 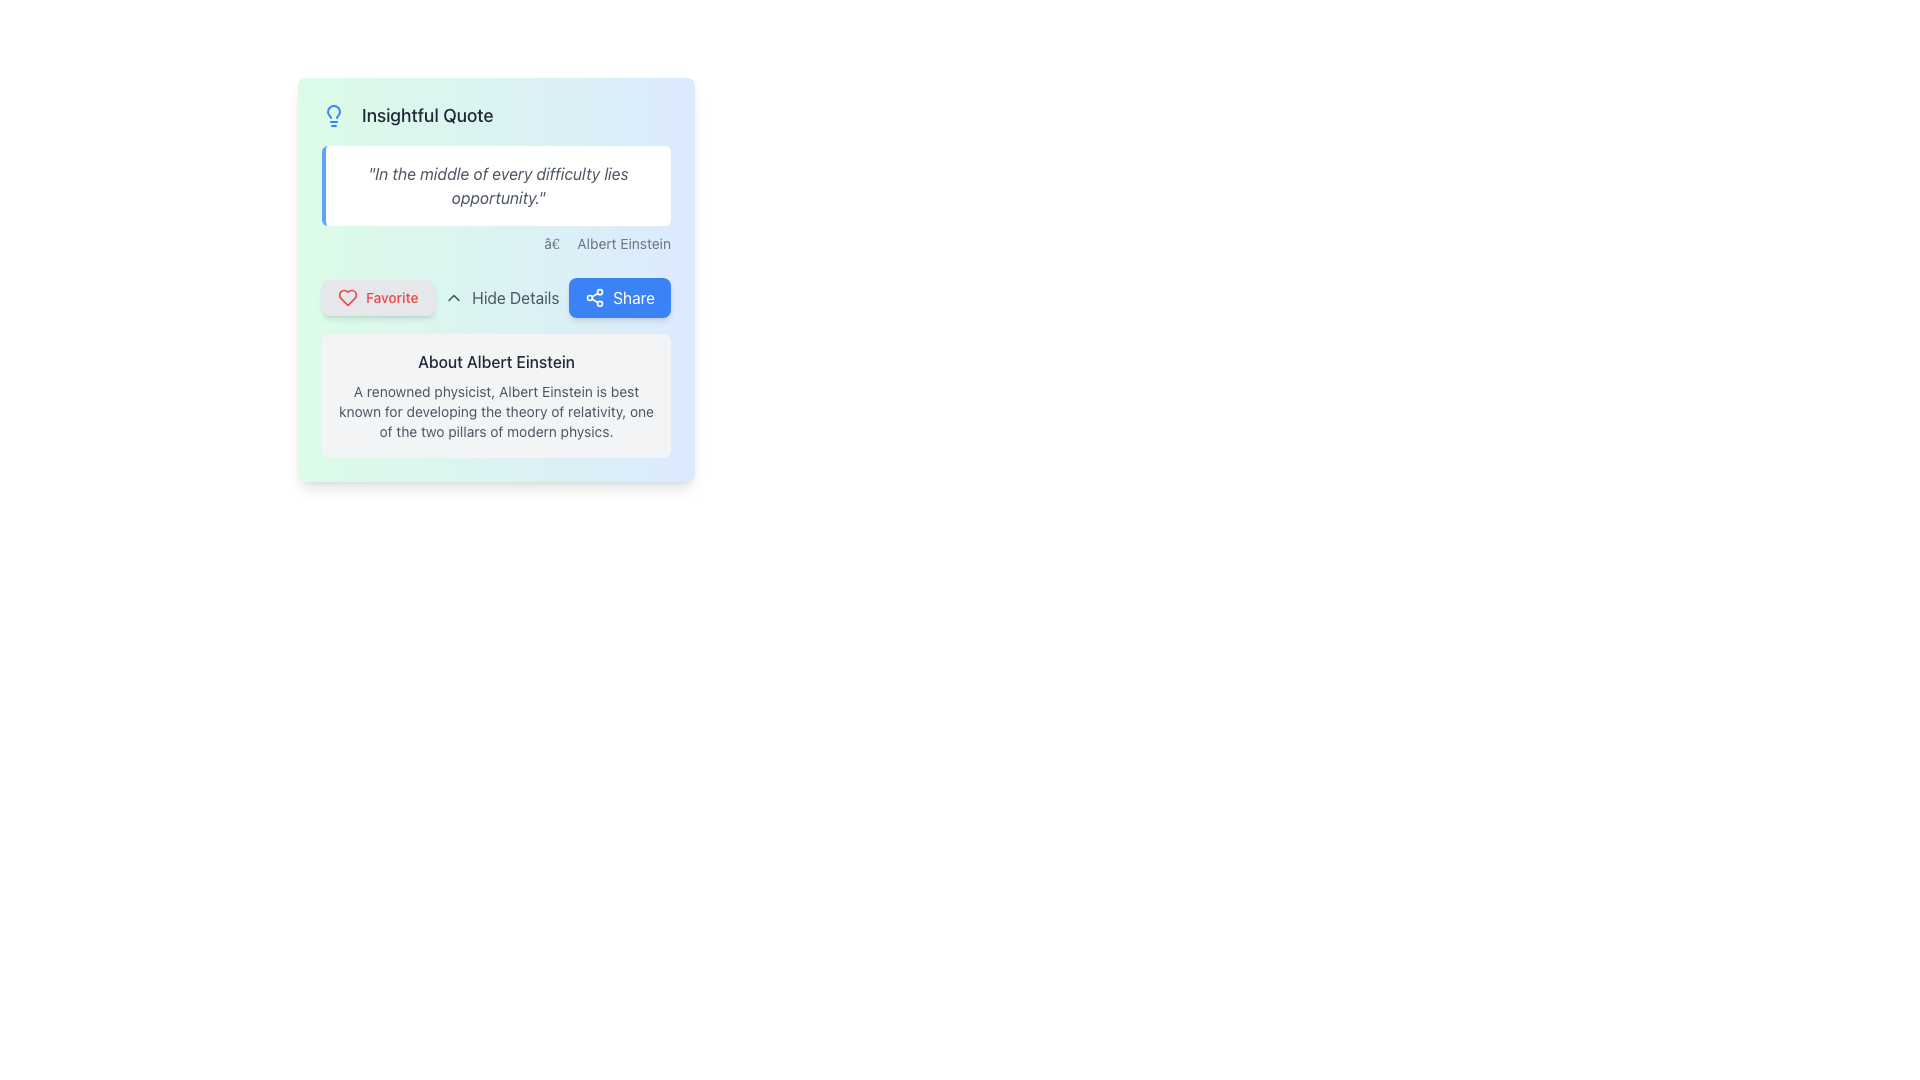 I want to click on the heart icon, which is a minimalist vector representation with a hollow interior located in the 'Favorite' button area beneath the 'Insightful Quote' label, so click(x=347, y=297).